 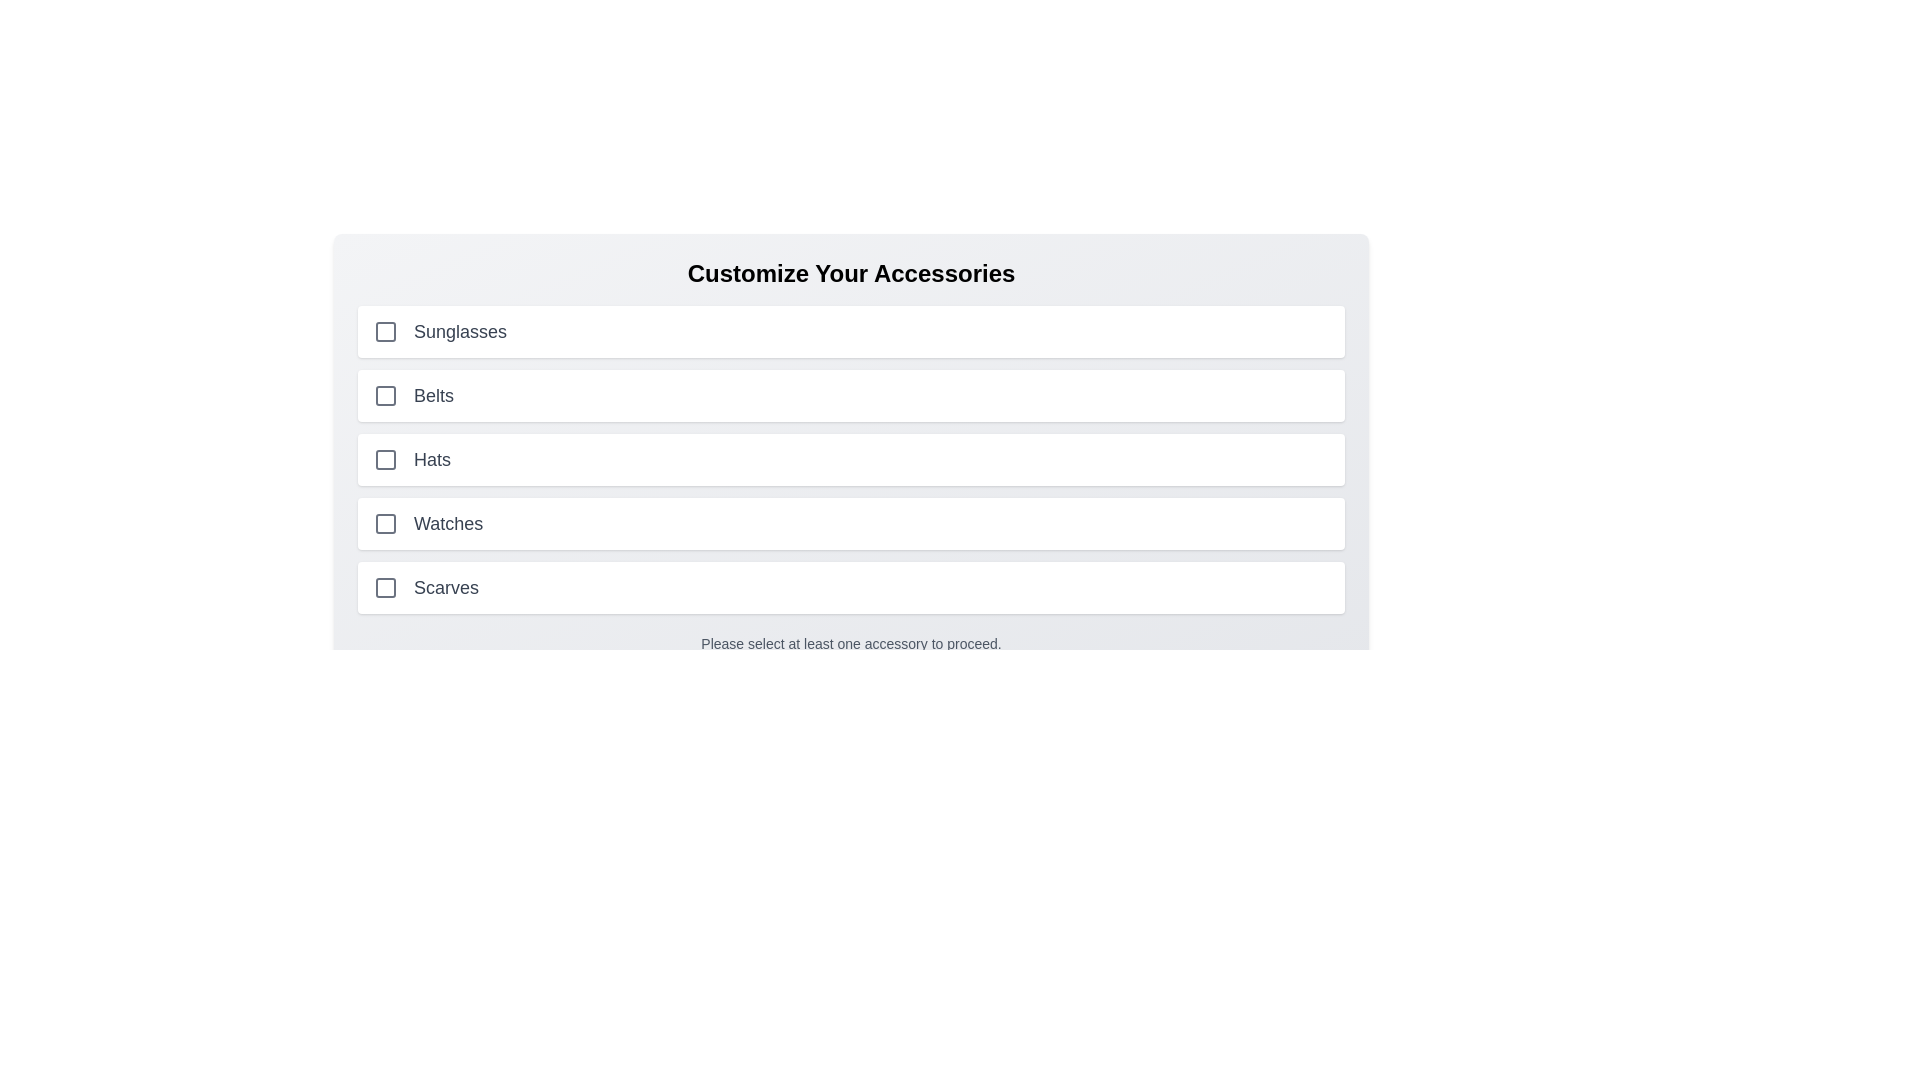 What do you see at coordinates (385, 330) in the screenshot?
I see `the inner rectangle within the SVG icon representing the checkbox for 'Sunglasses'` at bounding box center [385, 330].